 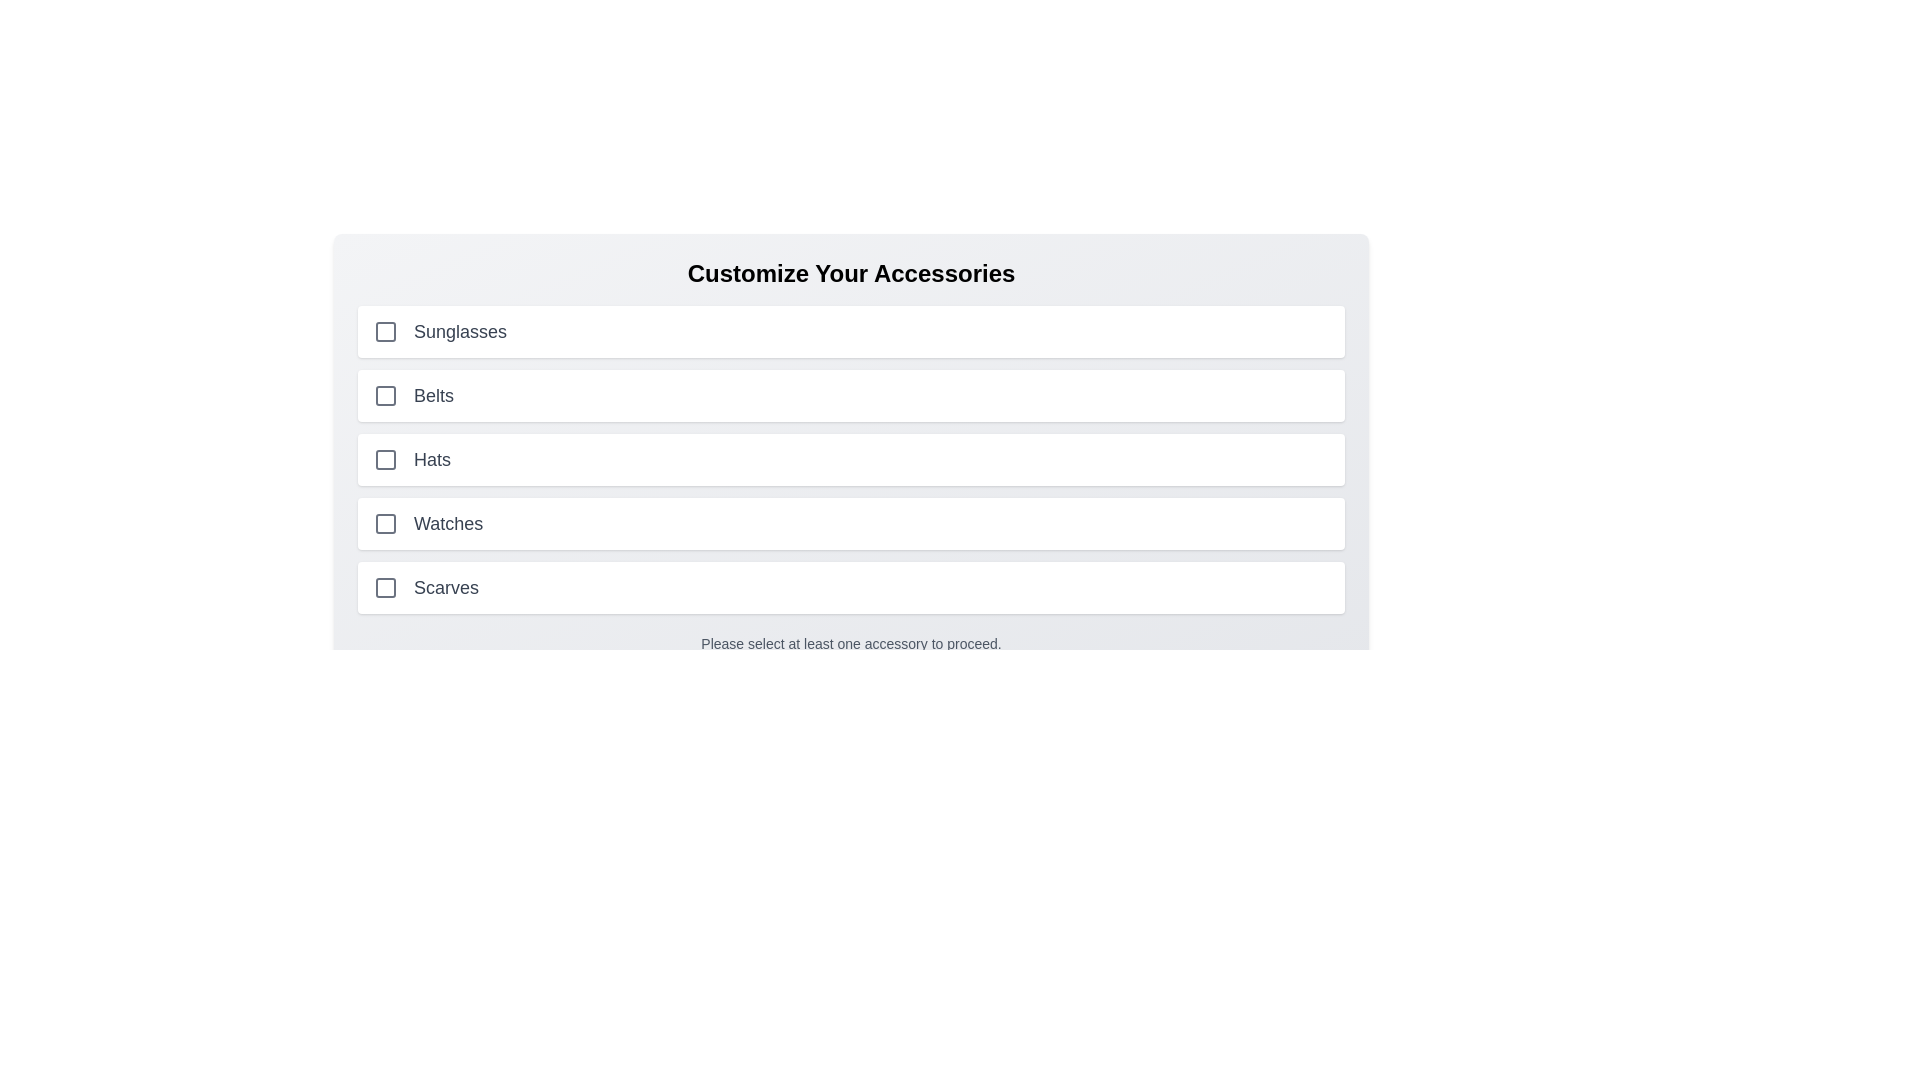 What do you see at coordinates (385, 330) in the screenshot?
I see `the inner rectangle within the SVG icon representing the checkbox for 'Sunglasses'` at bounding box center [385, 330].